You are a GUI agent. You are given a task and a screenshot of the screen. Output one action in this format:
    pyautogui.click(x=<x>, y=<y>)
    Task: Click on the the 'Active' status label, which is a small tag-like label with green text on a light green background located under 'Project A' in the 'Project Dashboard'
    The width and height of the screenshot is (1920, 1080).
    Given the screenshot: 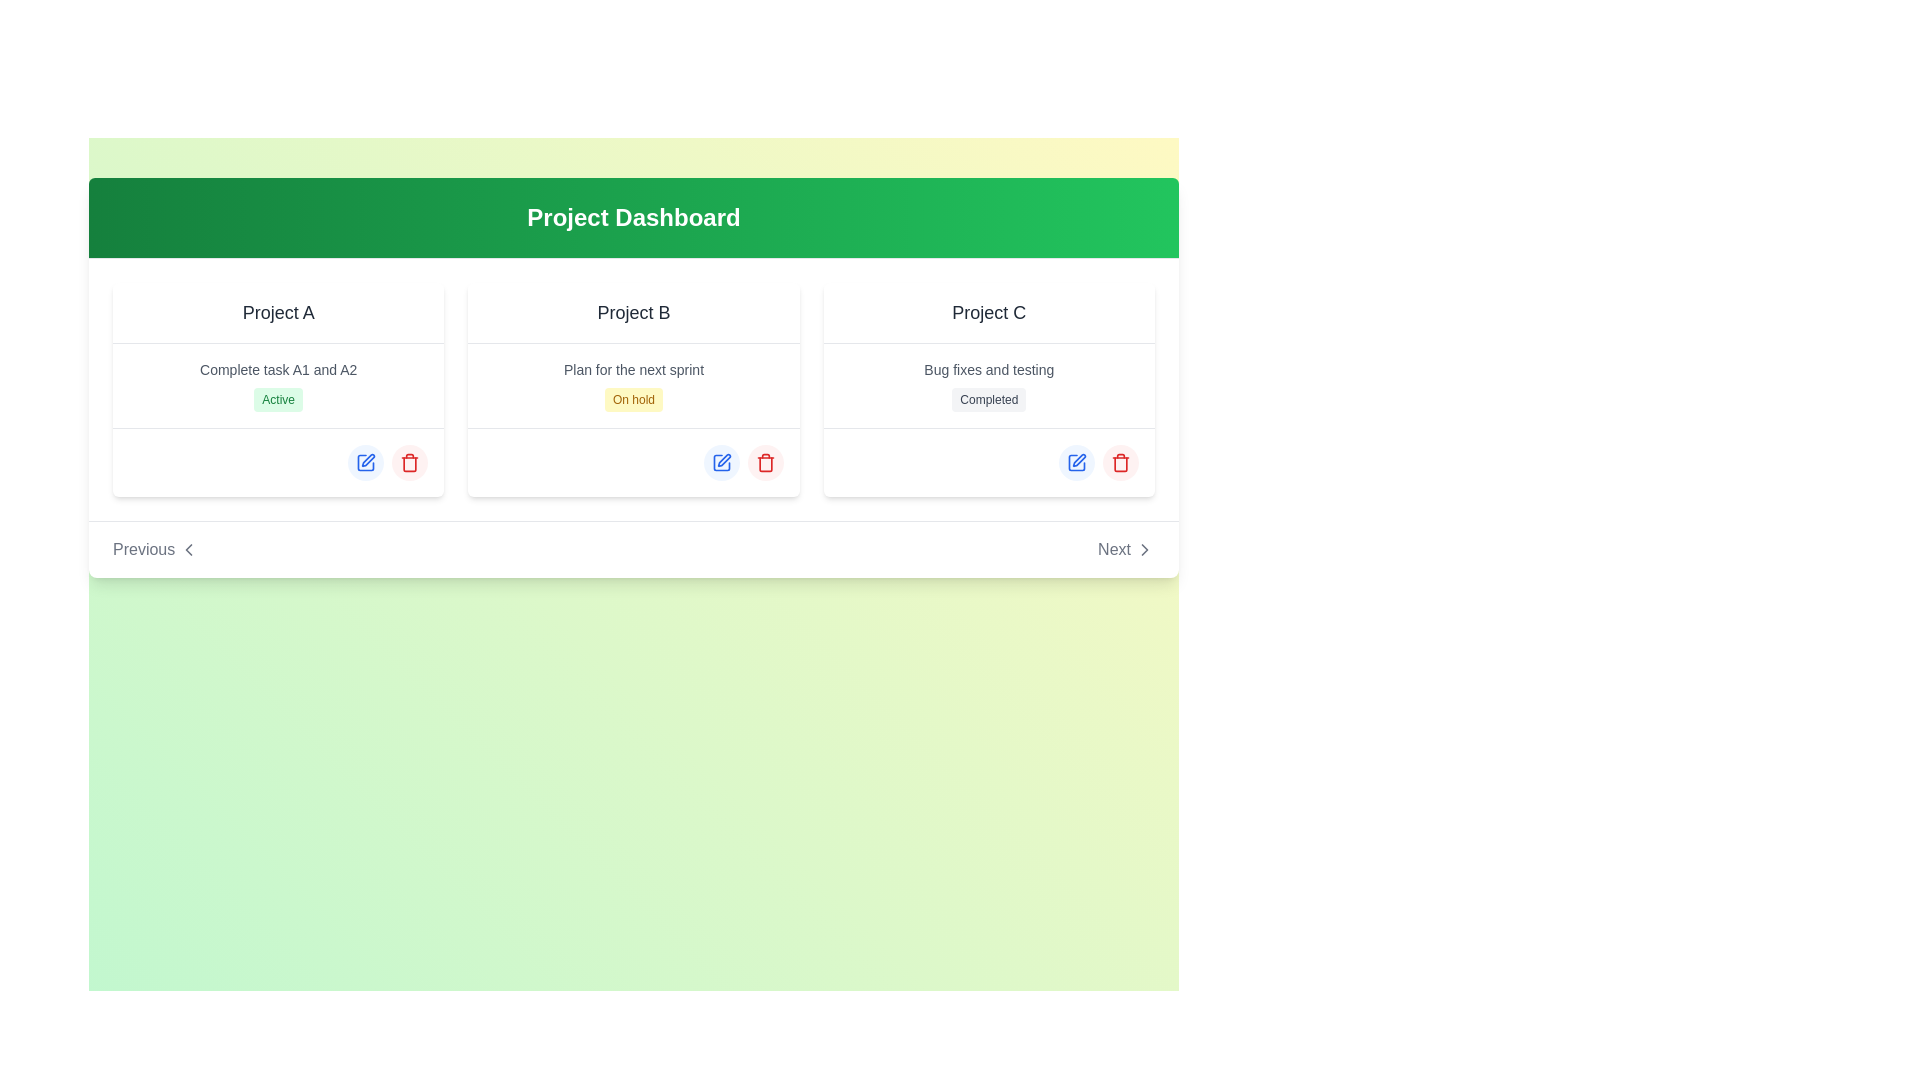 What is the action you would take?
    pyautogui.click(x=277, y=400)
    